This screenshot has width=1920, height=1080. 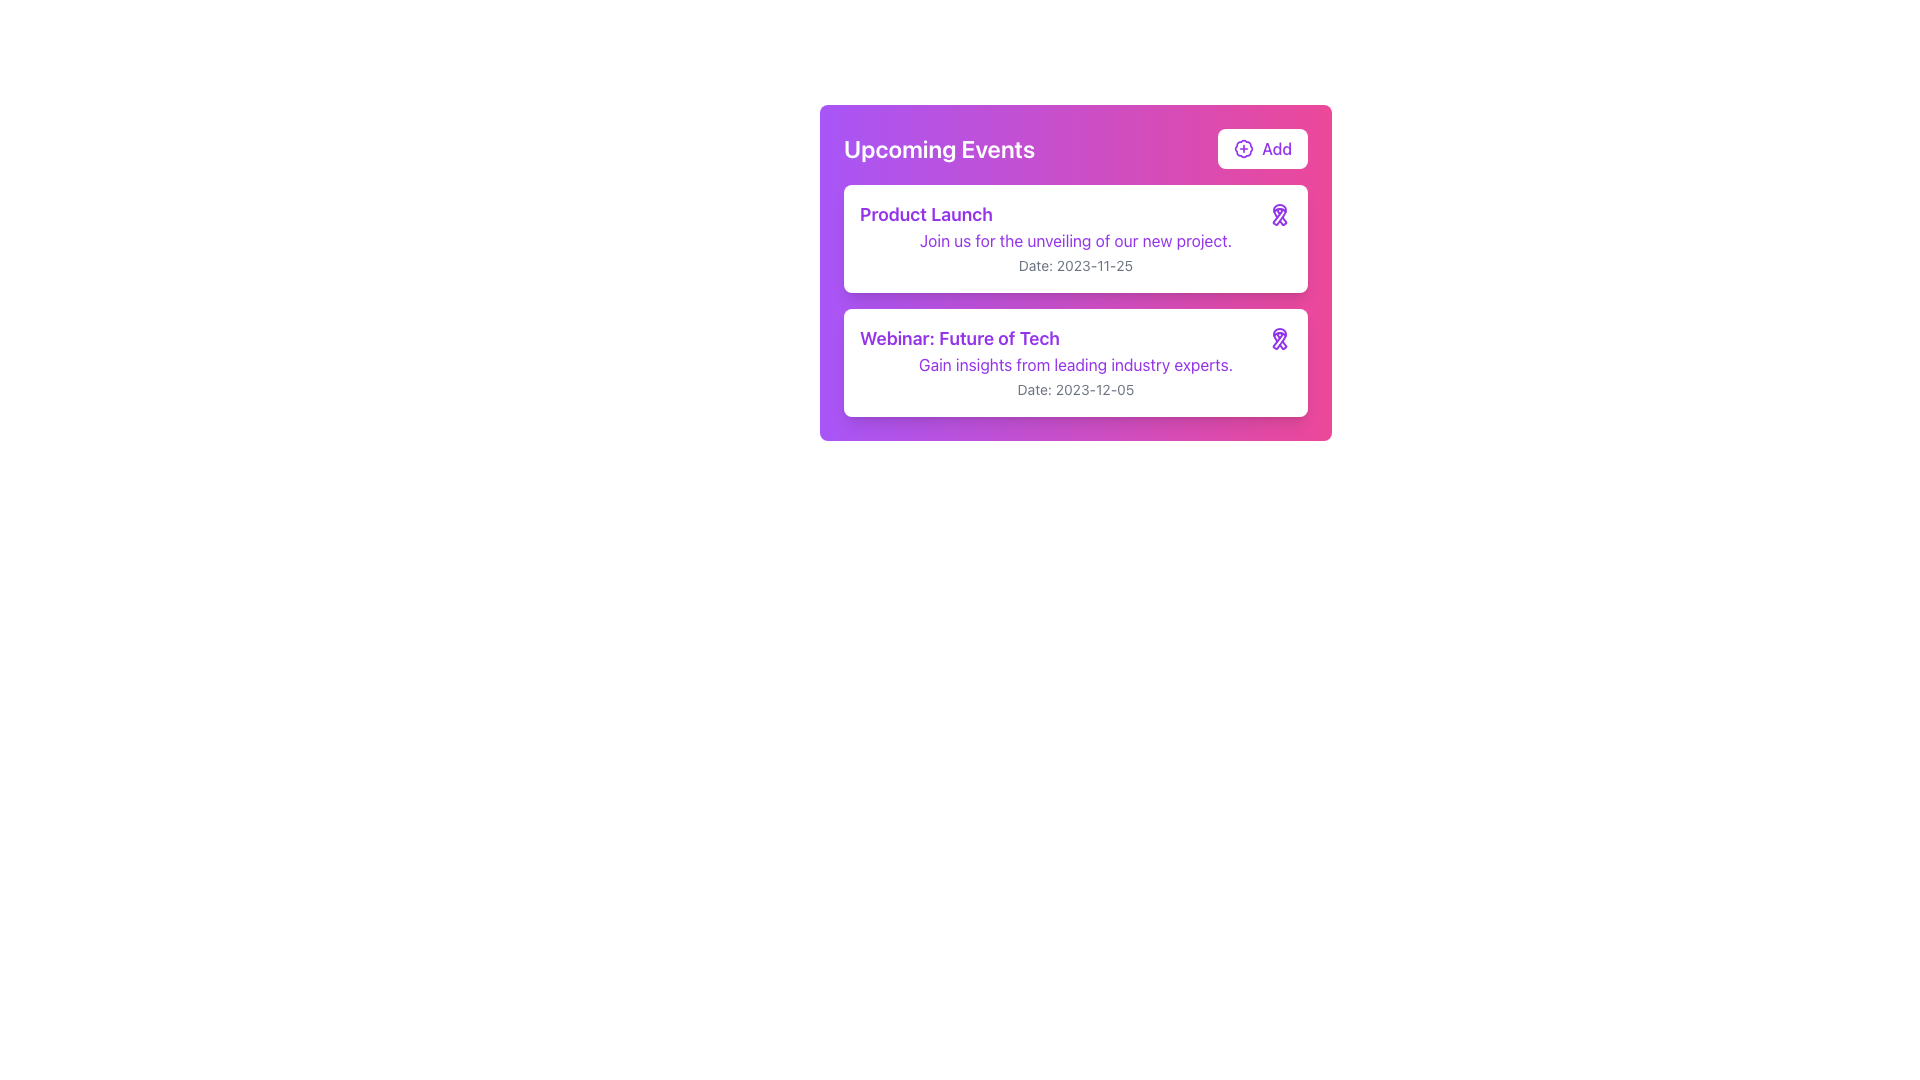 What do you see at coordinates (1074, 389) in the screenshot?
I see `the text label displaying 'Date: 2023-12-05', which is located at the bottom of the second card titled 'Webinar: Future of Tech' in the 'Upcoming Events' section` at bounding box center [1074, 389].